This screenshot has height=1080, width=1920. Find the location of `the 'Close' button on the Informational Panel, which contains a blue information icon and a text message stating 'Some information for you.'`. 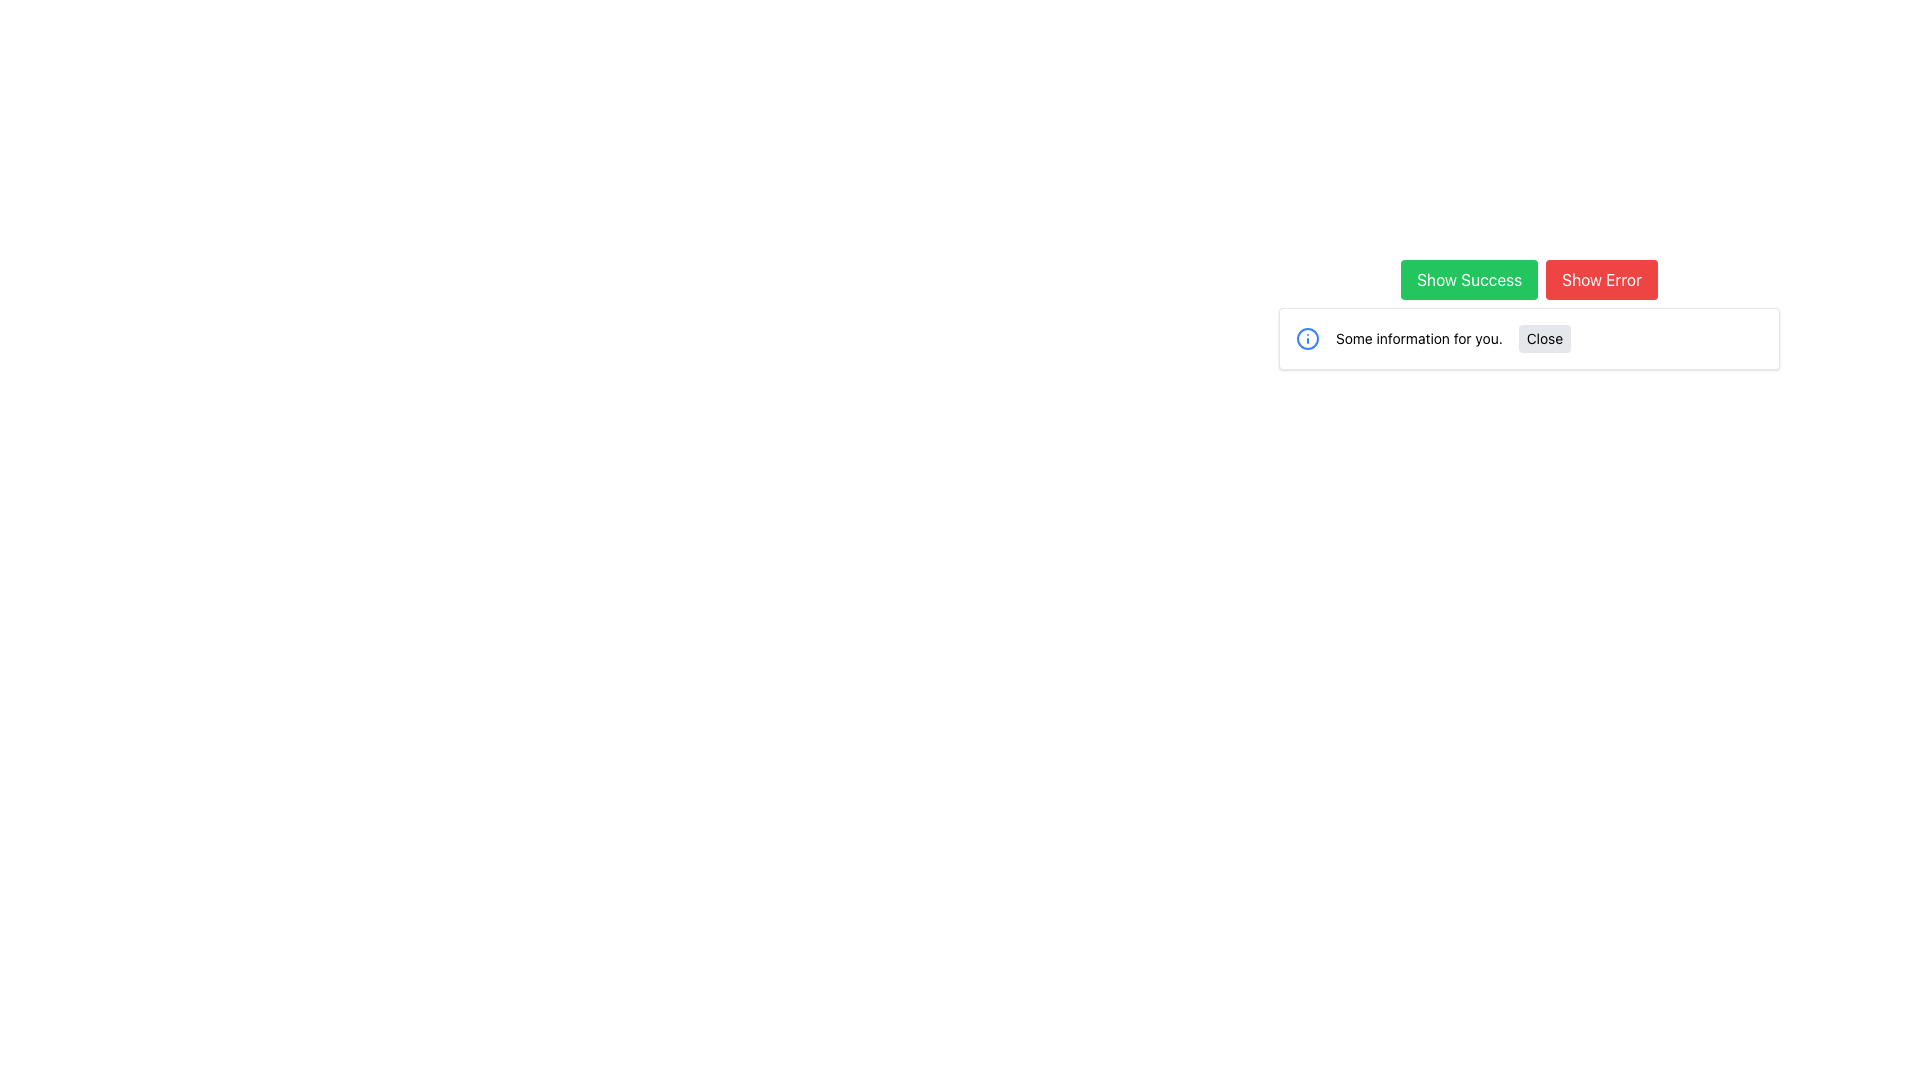

the 'Close' button on the Informational Panel, which contains a blue information icon and a text message stating 'Some information for you.' is located at coordinates (1528, 338).